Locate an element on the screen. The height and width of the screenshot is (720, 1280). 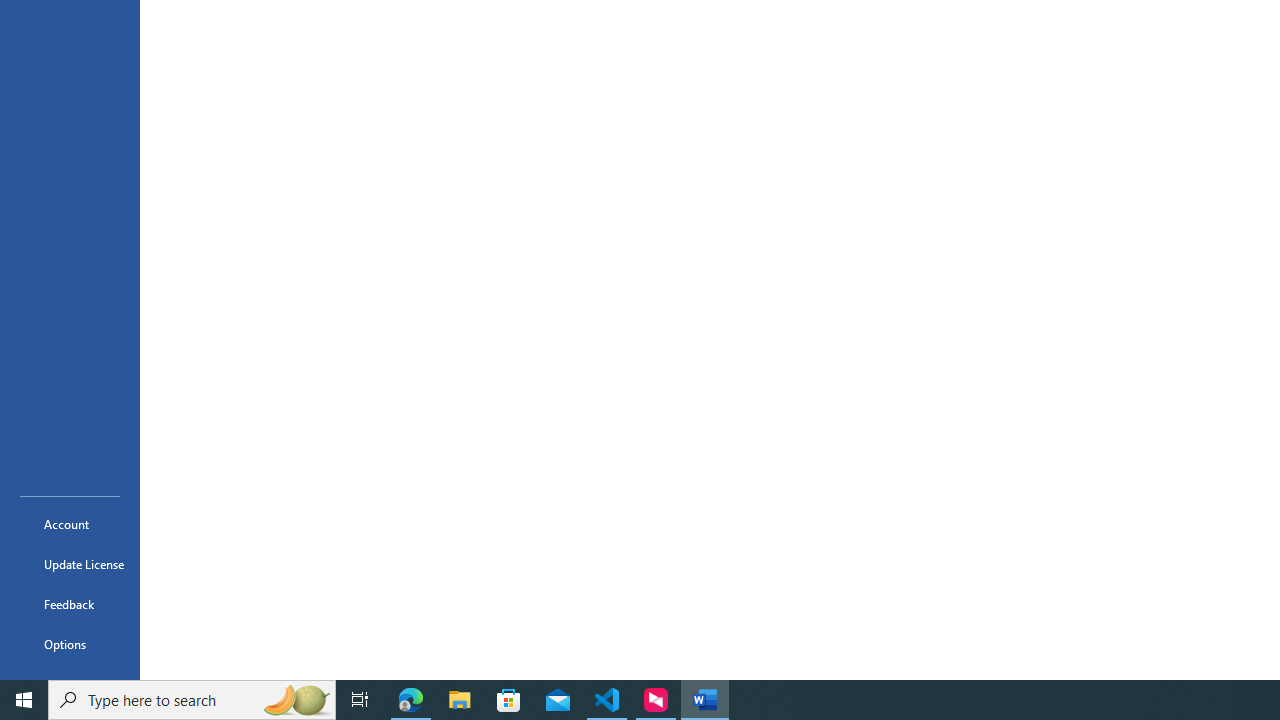
'Feedback' is located at coordinates (69, 603).